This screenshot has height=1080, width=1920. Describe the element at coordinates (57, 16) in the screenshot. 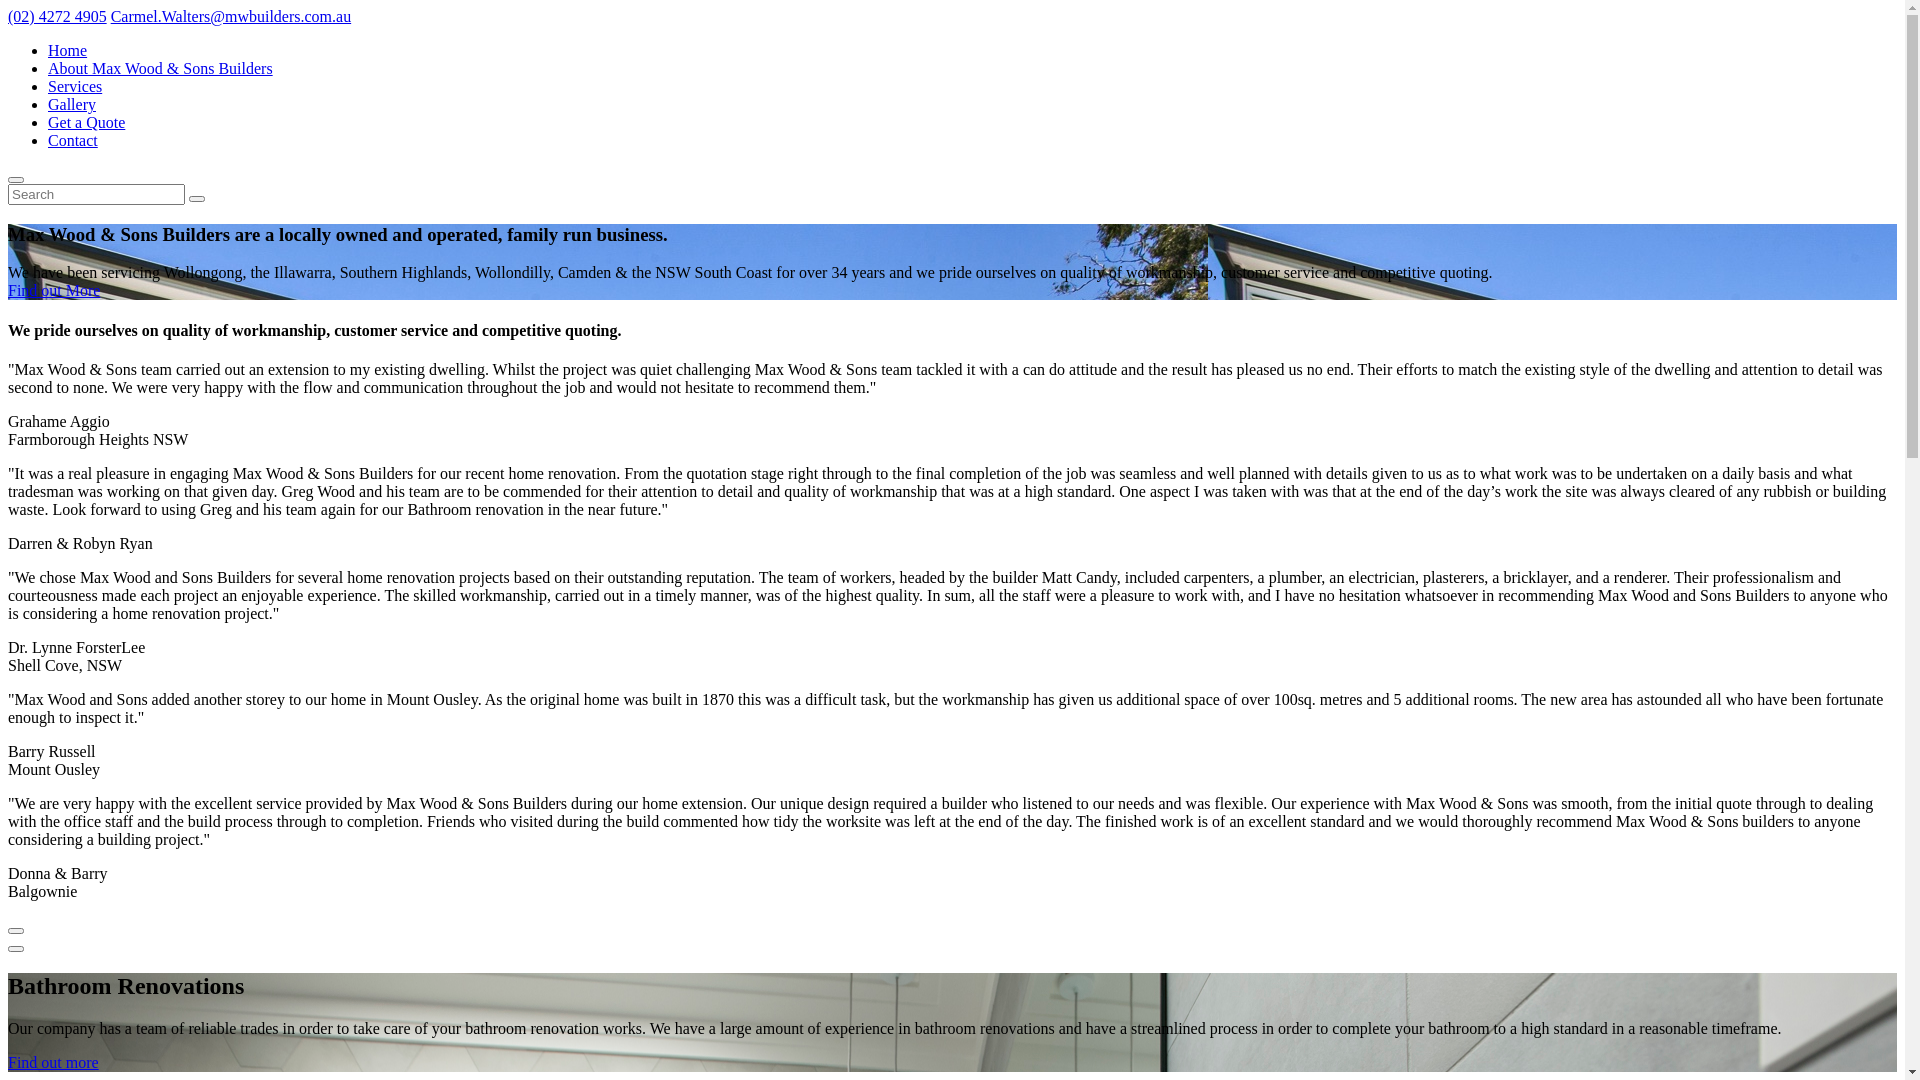

I see `'(02) 4272 4905'` at that location.